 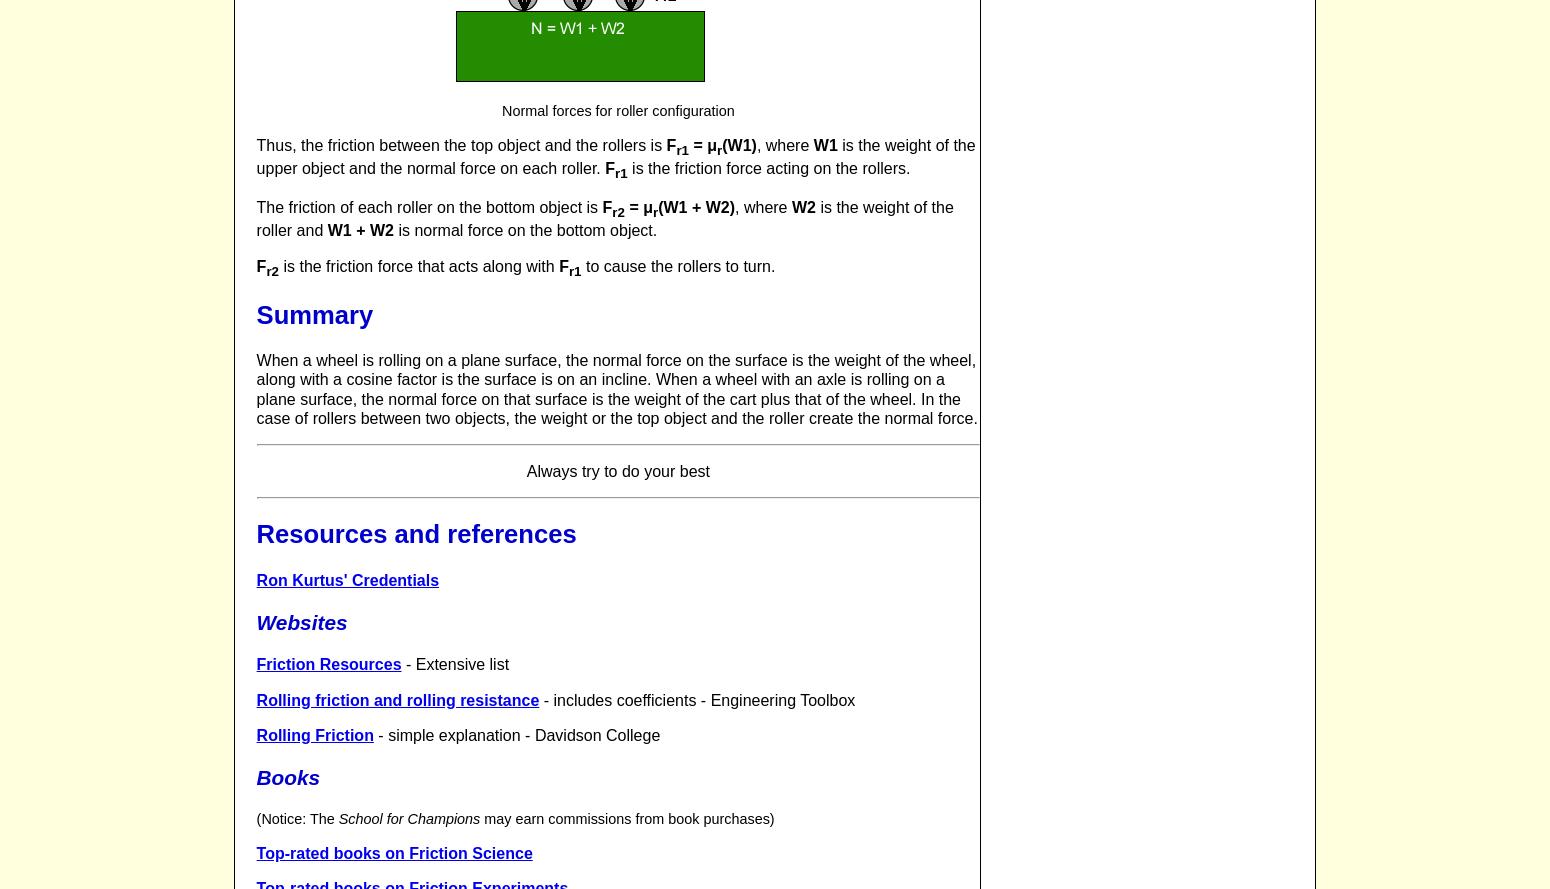 What do you see at coordinates (359, 229) in the screenshot?
I see `'W1 + W2'` at bounding box center [359, 229].